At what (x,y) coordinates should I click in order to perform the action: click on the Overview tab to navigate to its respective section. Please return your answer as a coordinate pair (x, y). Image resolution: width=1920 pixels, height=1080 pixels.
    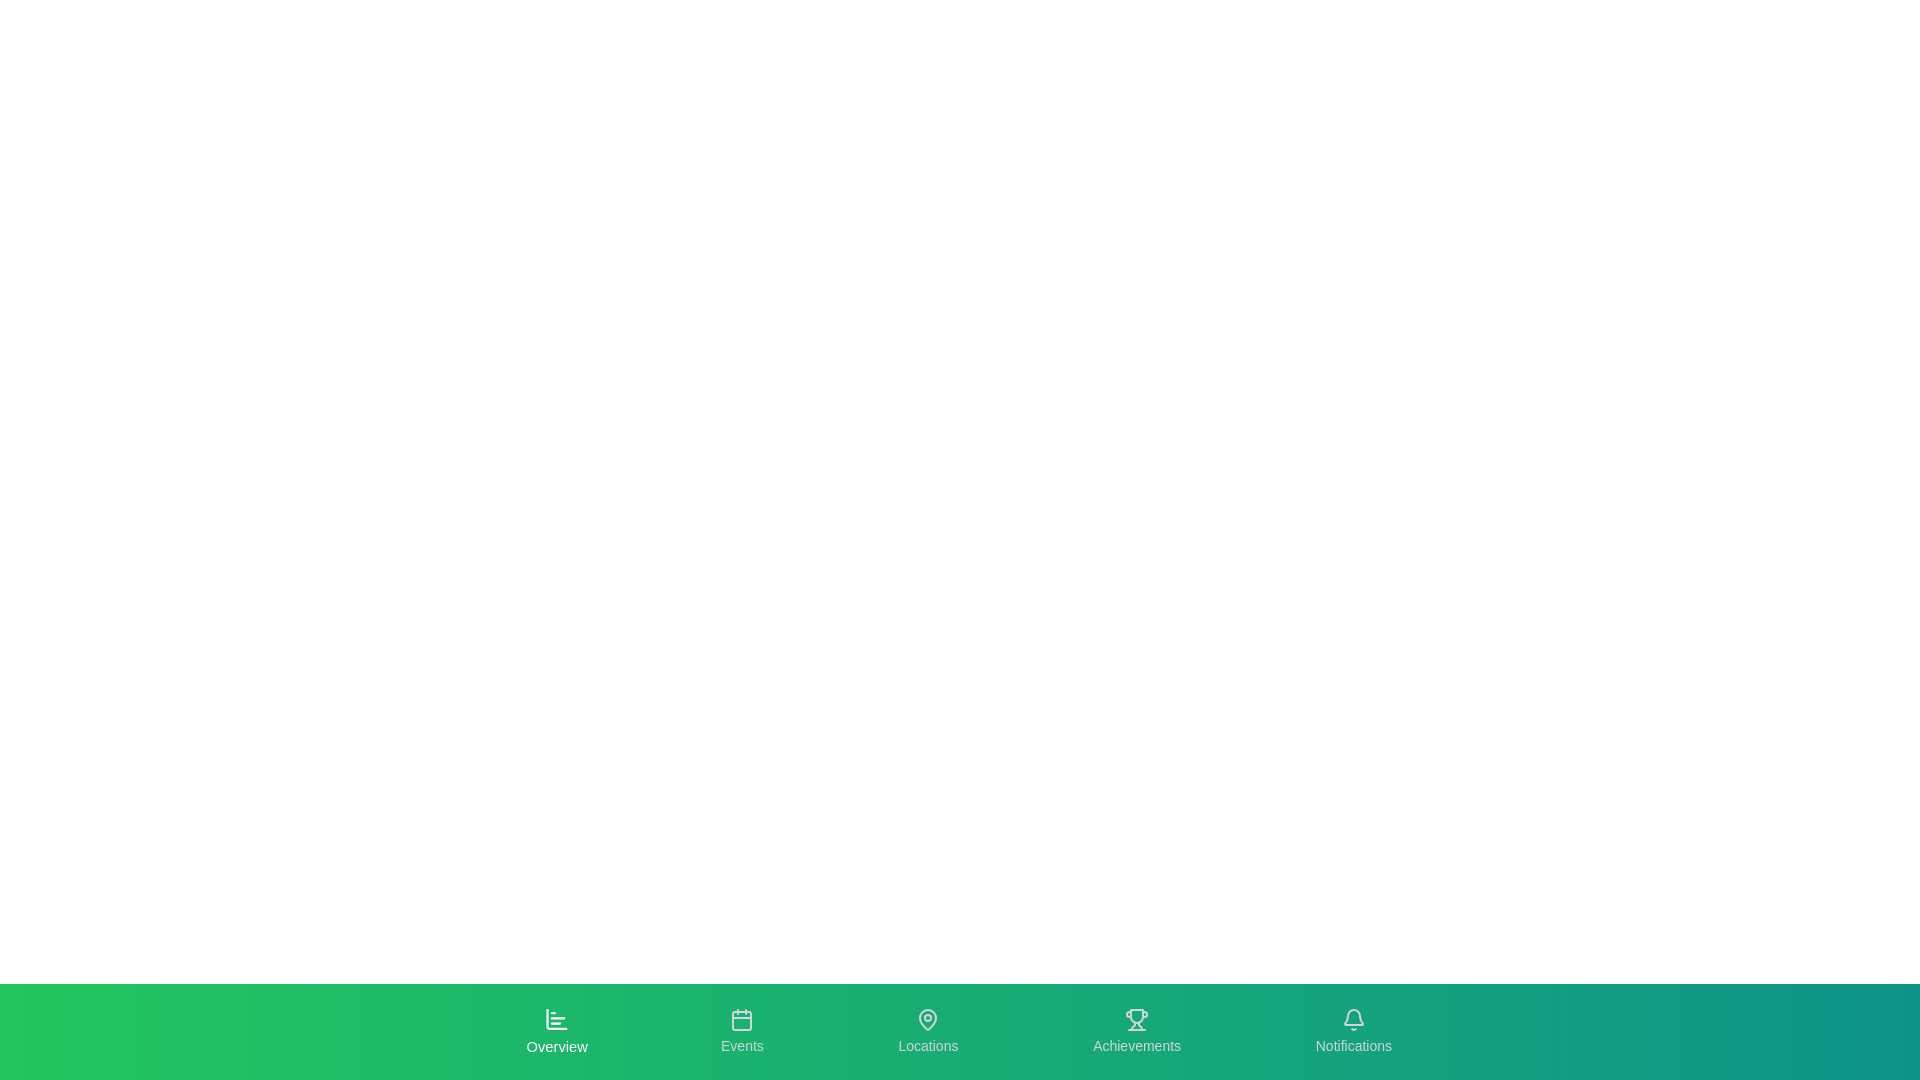
    Looking at the image, I should click on (556, 1032).